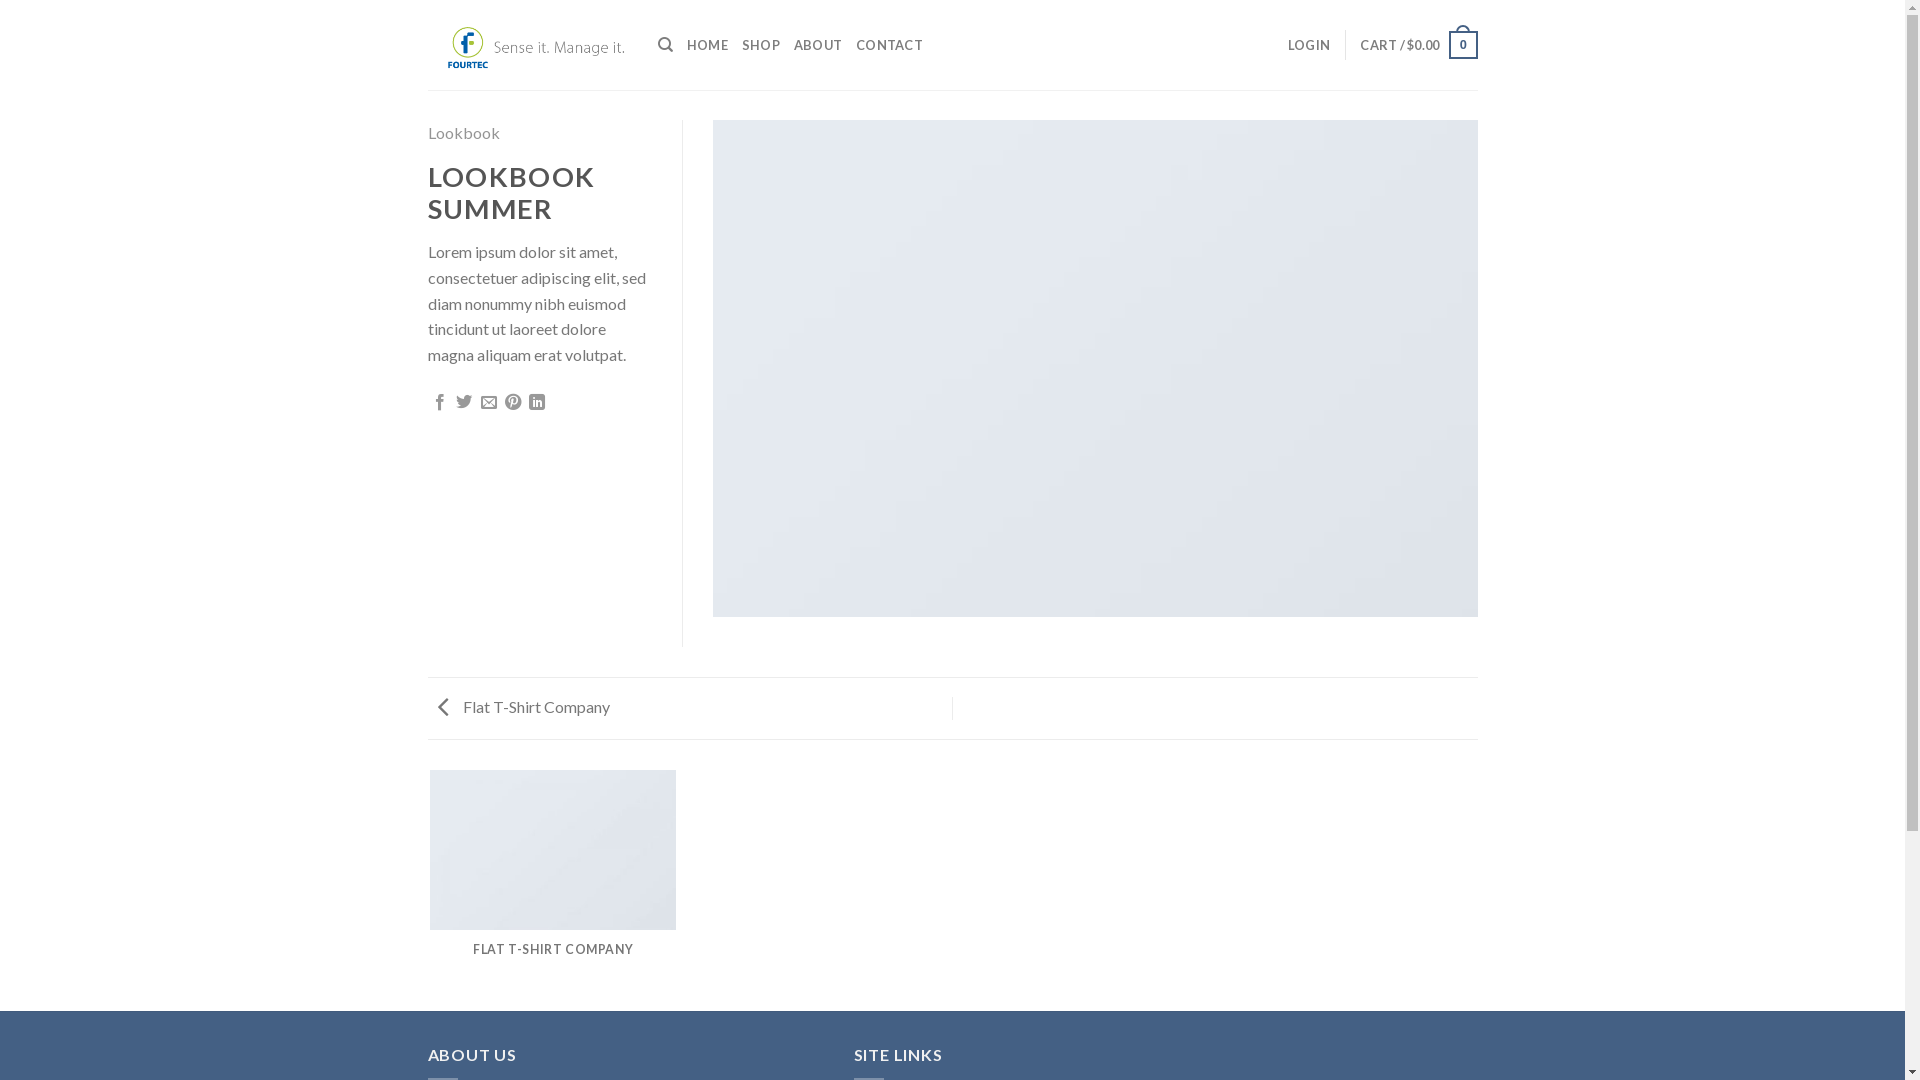  I want to click on 'Share on Facebook', so click(439, 402).